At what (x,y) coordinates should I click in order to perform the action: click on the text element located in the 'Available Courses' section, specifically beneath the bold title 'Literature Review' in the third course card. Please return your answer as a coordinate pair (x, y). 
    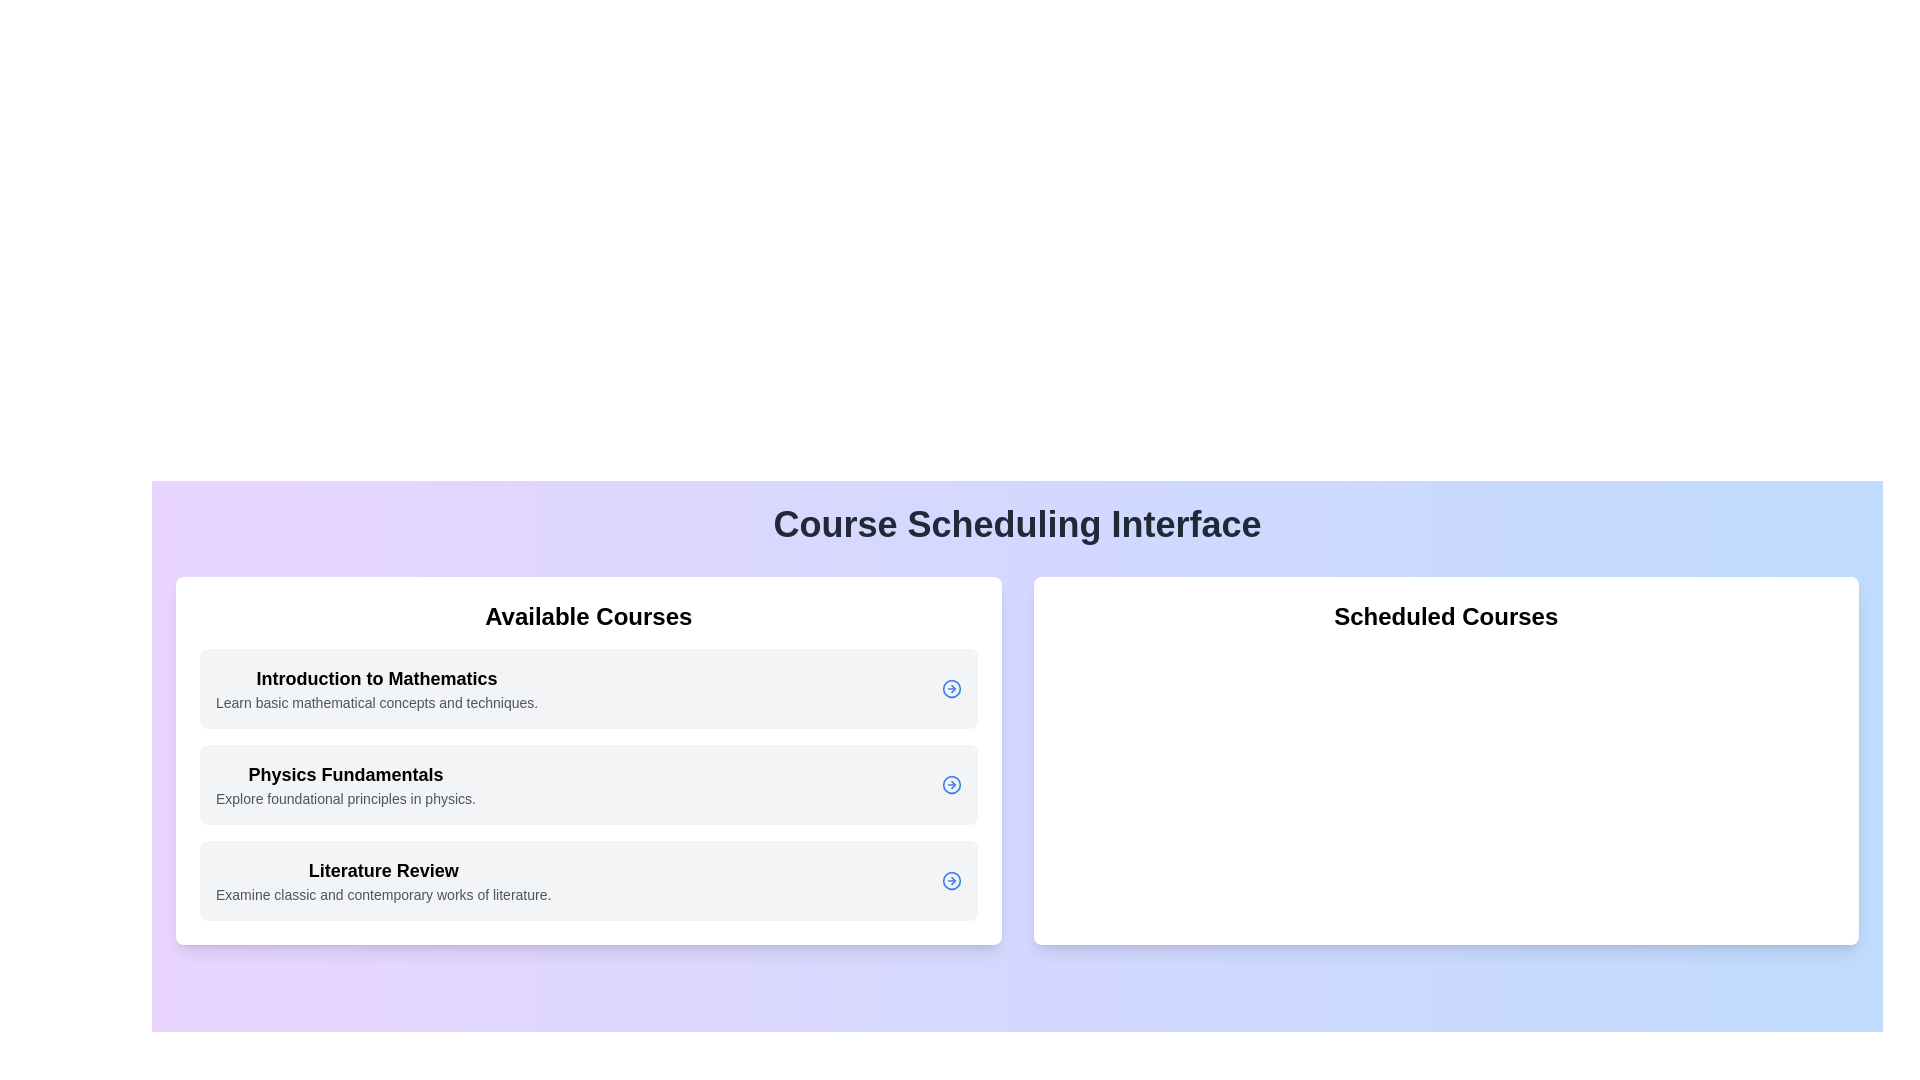
    Looking at the image, I should click on (383, 893).